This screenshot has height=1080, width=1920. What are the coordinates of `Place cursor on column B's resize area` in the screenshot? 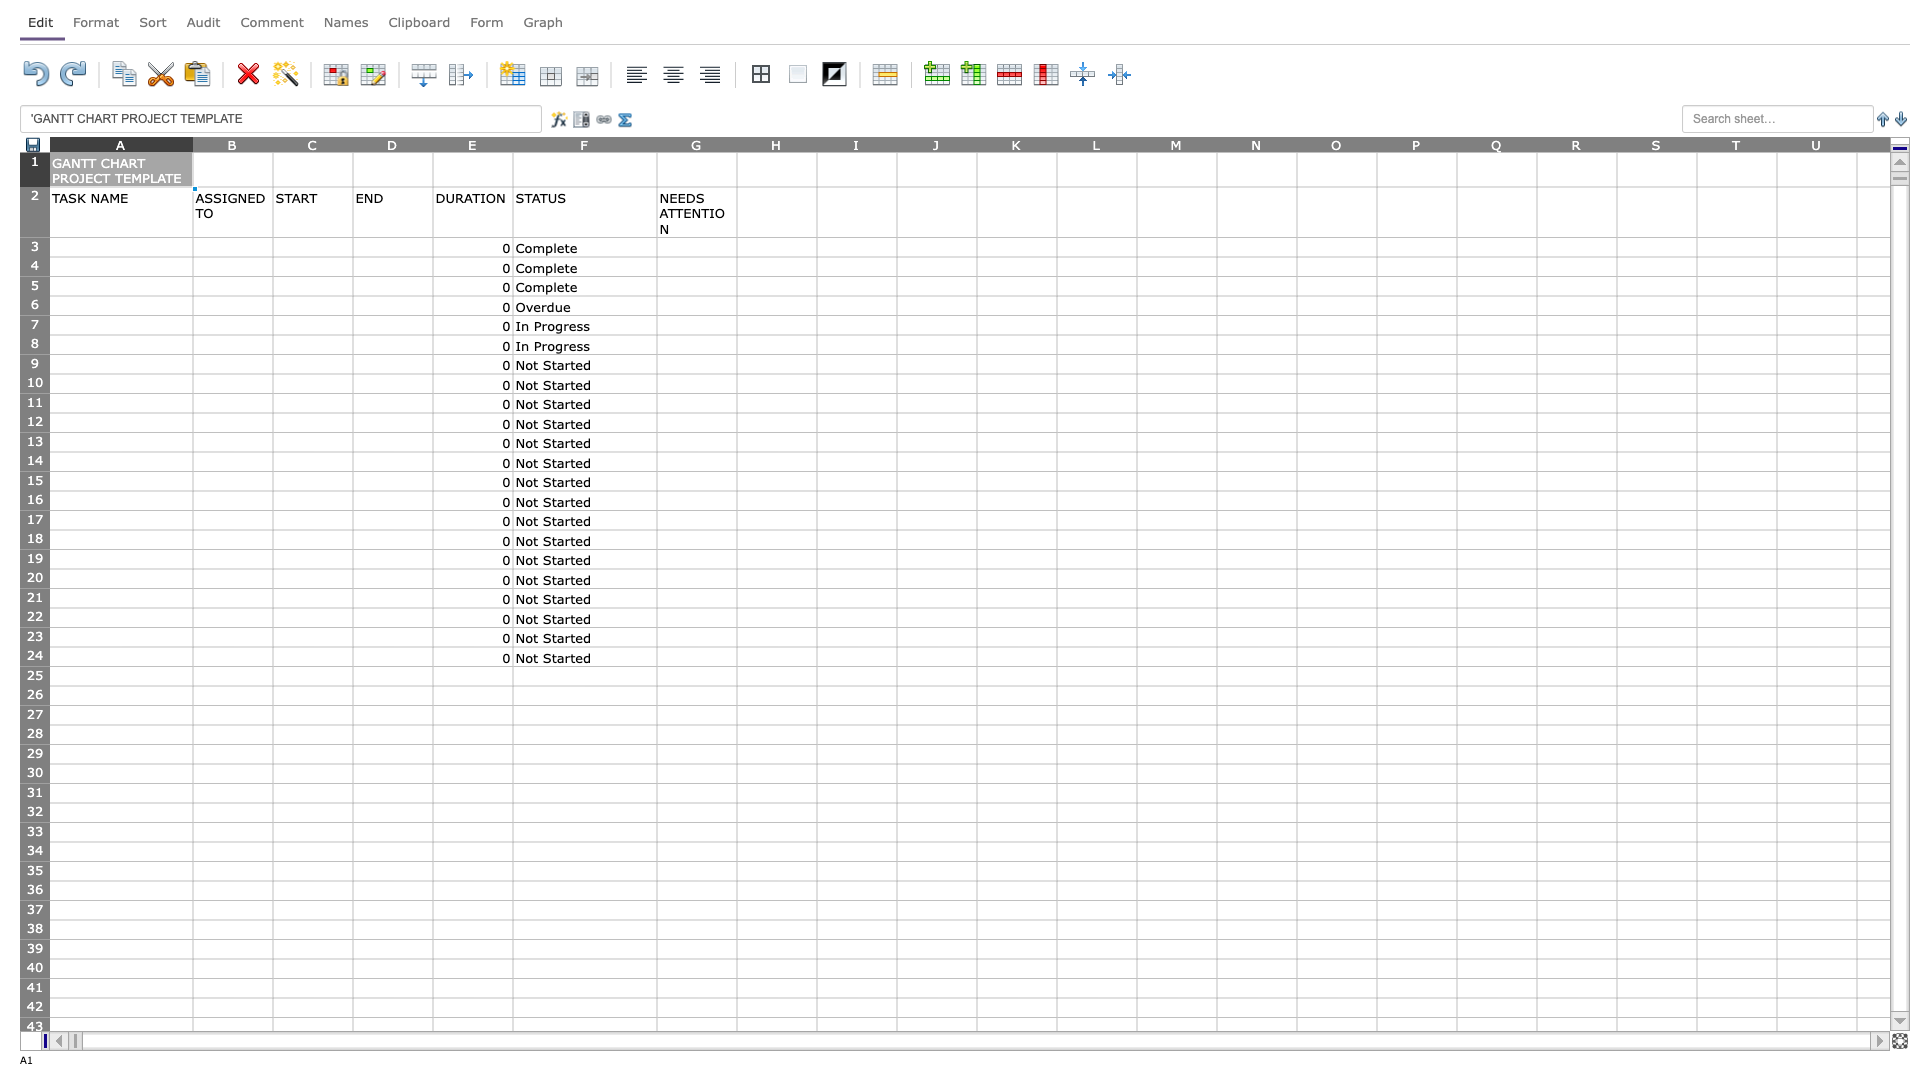 It's located at (272, 143).